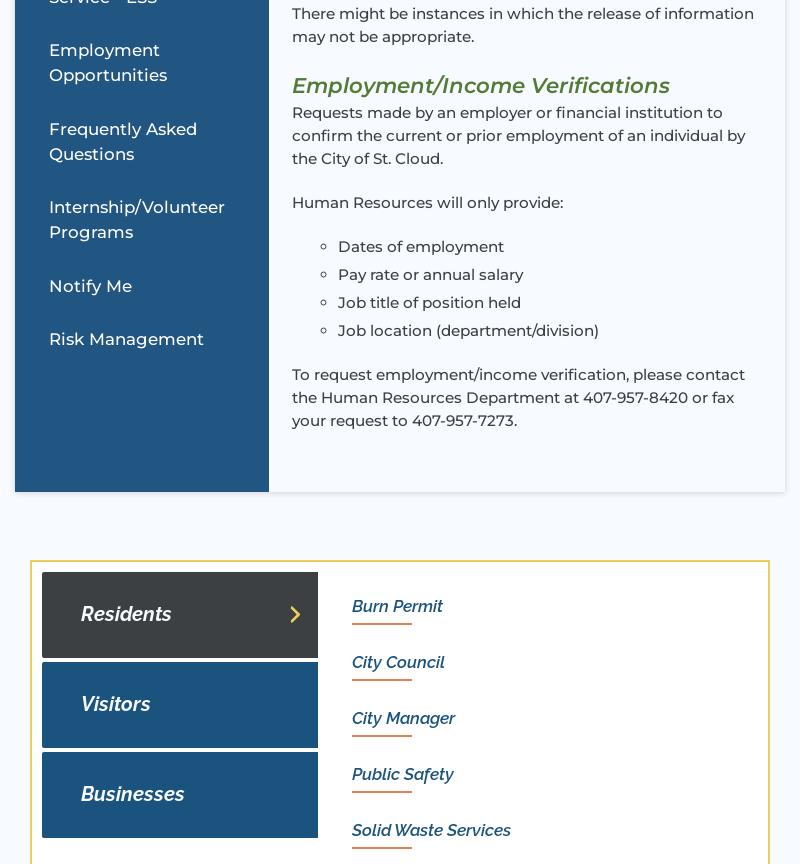 The width and height of the screenshot is (800, 864). What do you see at coordinates (337, 245) in the screenshot?
I see `'Dates of employment'` at bounding box center [337, 245].